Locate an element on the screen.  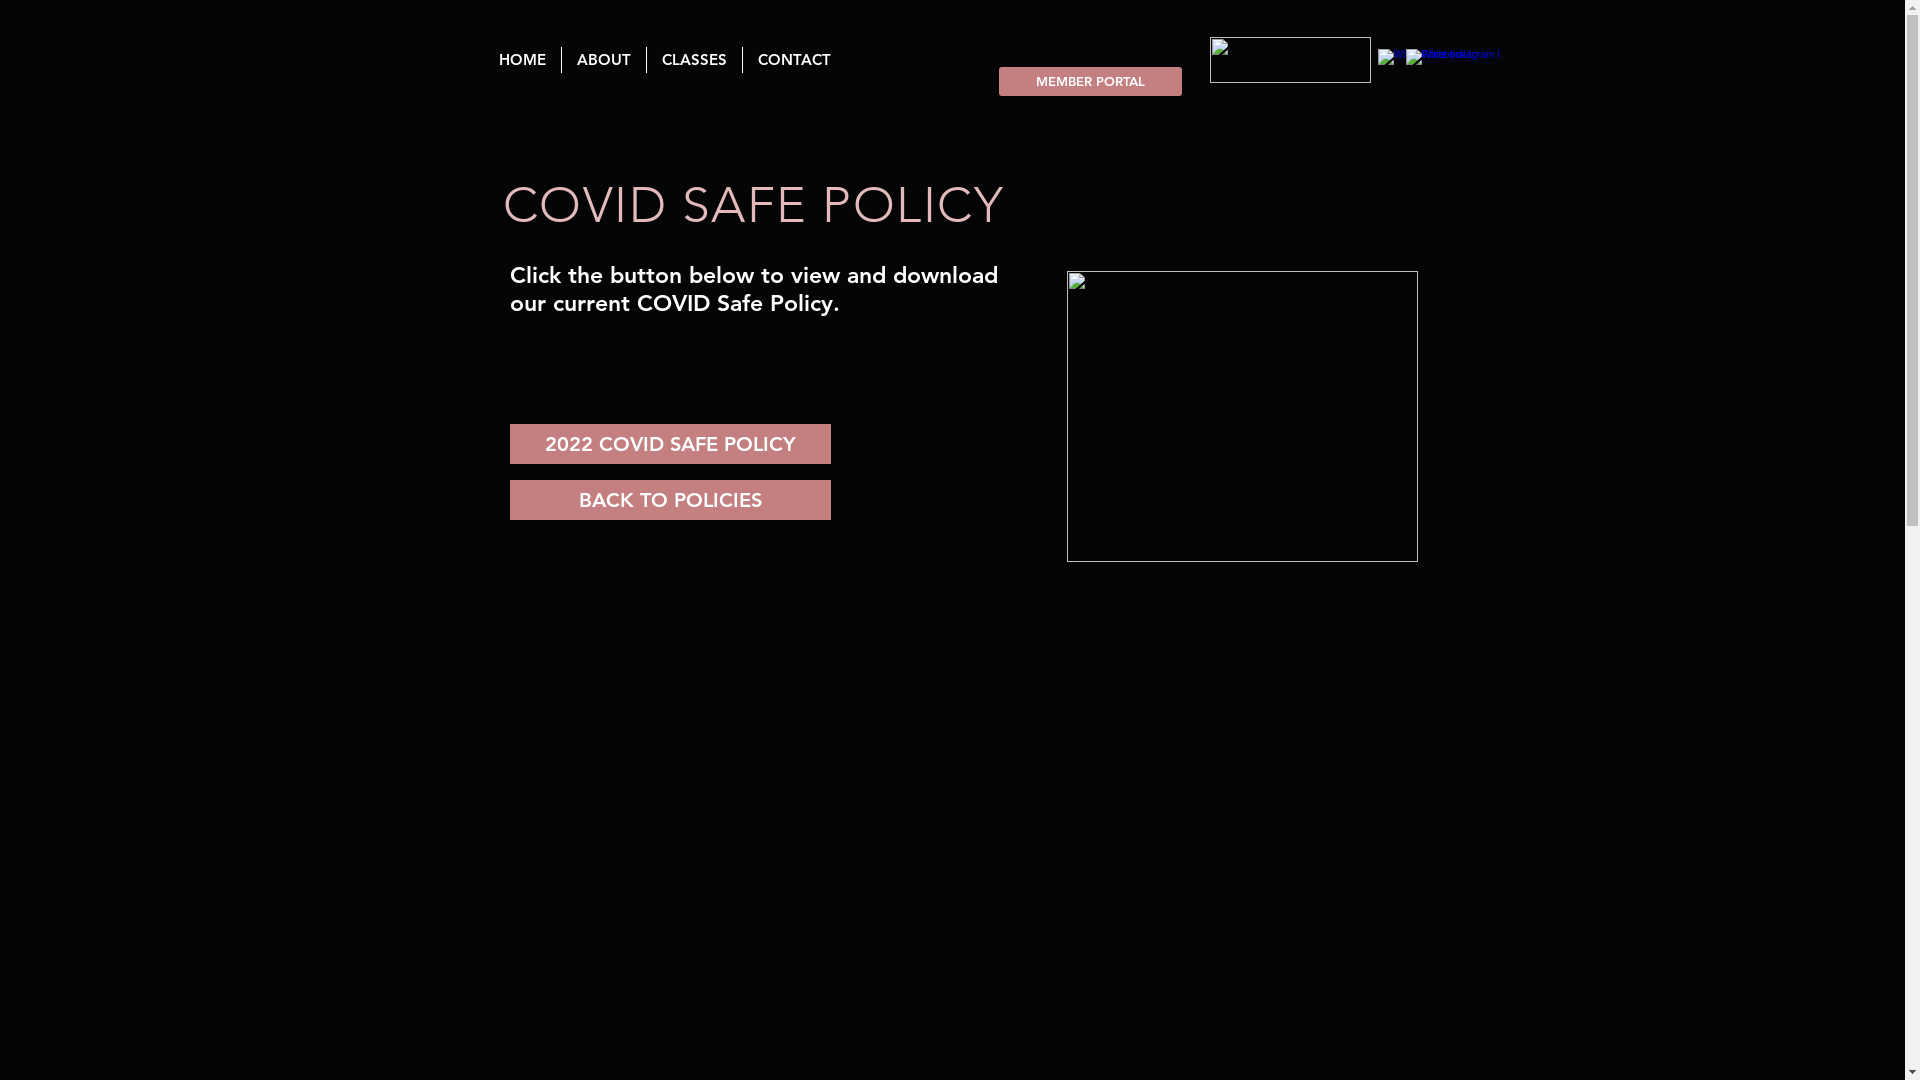
'CONTACT' is located at coordinates (741, 59).